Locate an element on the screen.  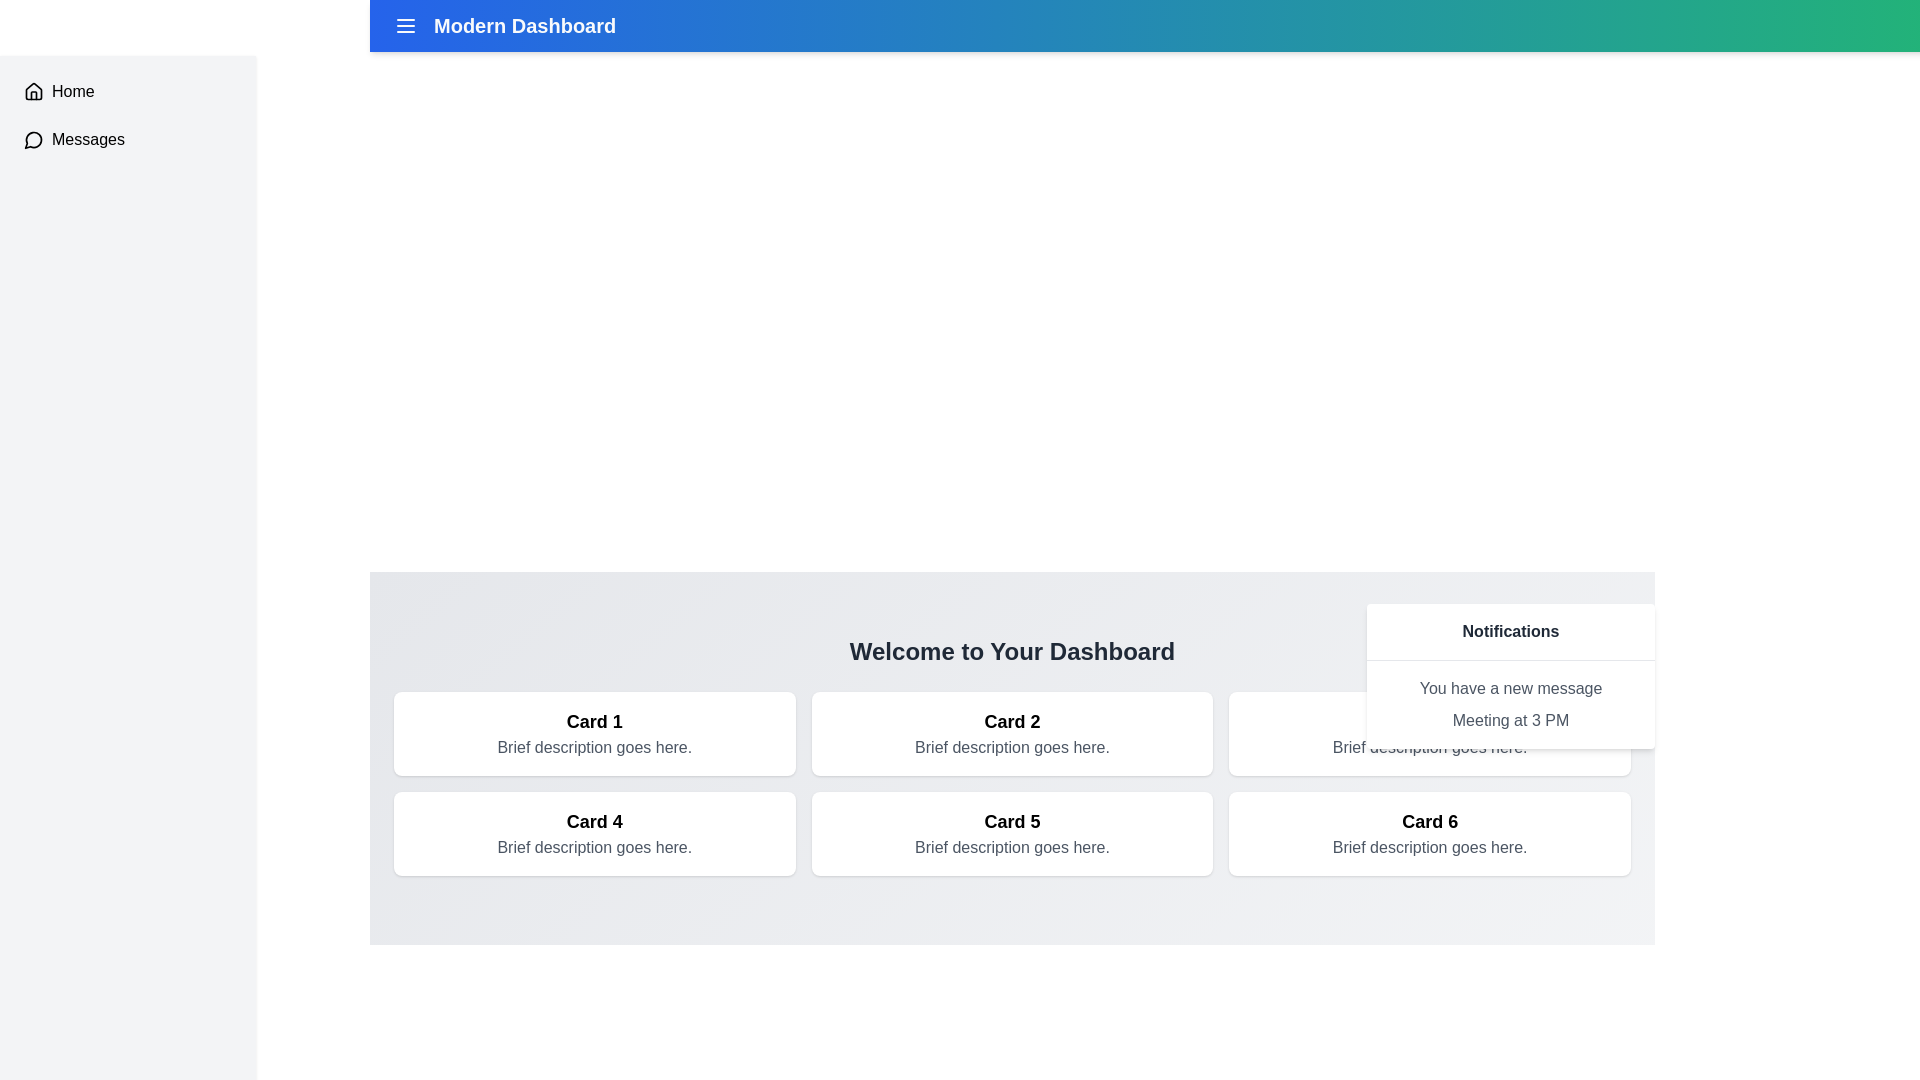
text displayed in gray font that says 'Brief description goes here.' located in the lower section of the fifth card under the heading 'Welcome to Your Dashboard.' is located at coordinates (1012, 848).